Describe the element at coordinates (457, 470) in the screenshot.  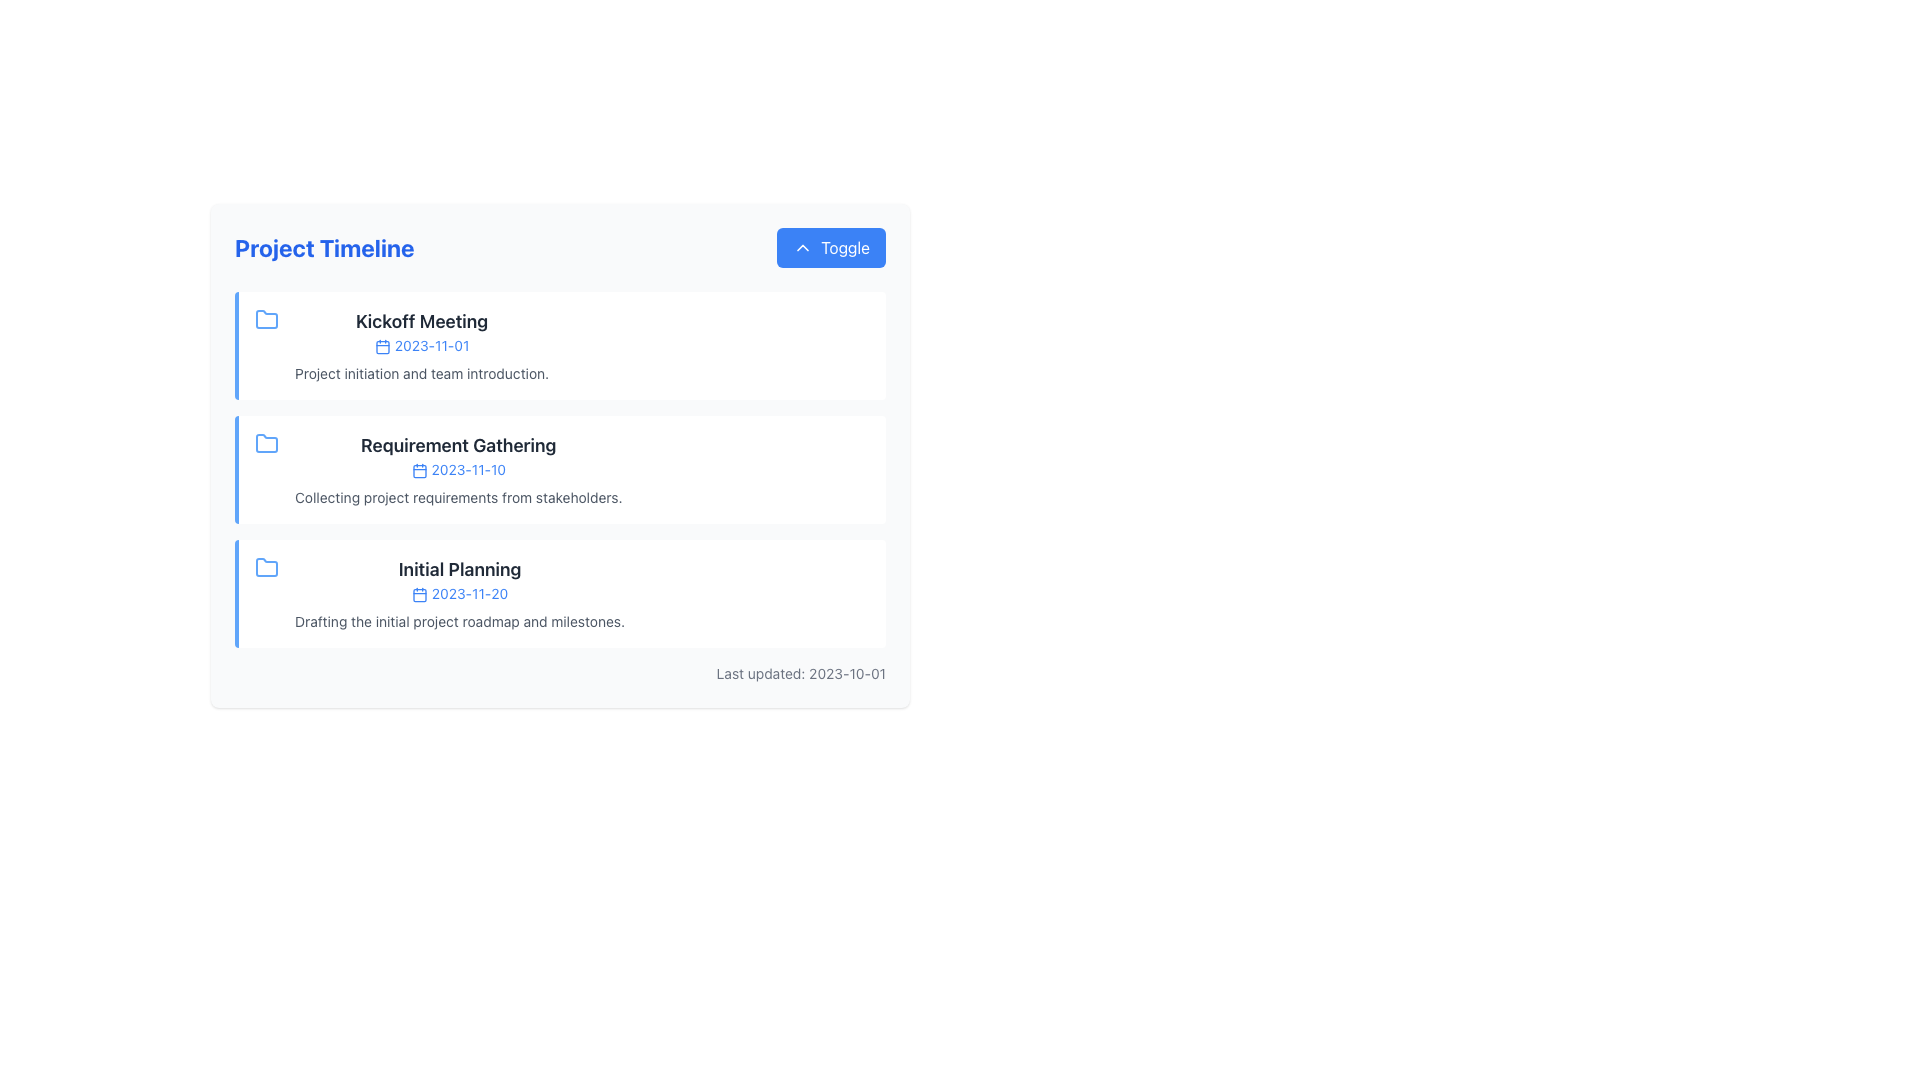
I see `the inline text displaying the date '2023-11-10' within the 'Requirement Gathering' section` at that location.